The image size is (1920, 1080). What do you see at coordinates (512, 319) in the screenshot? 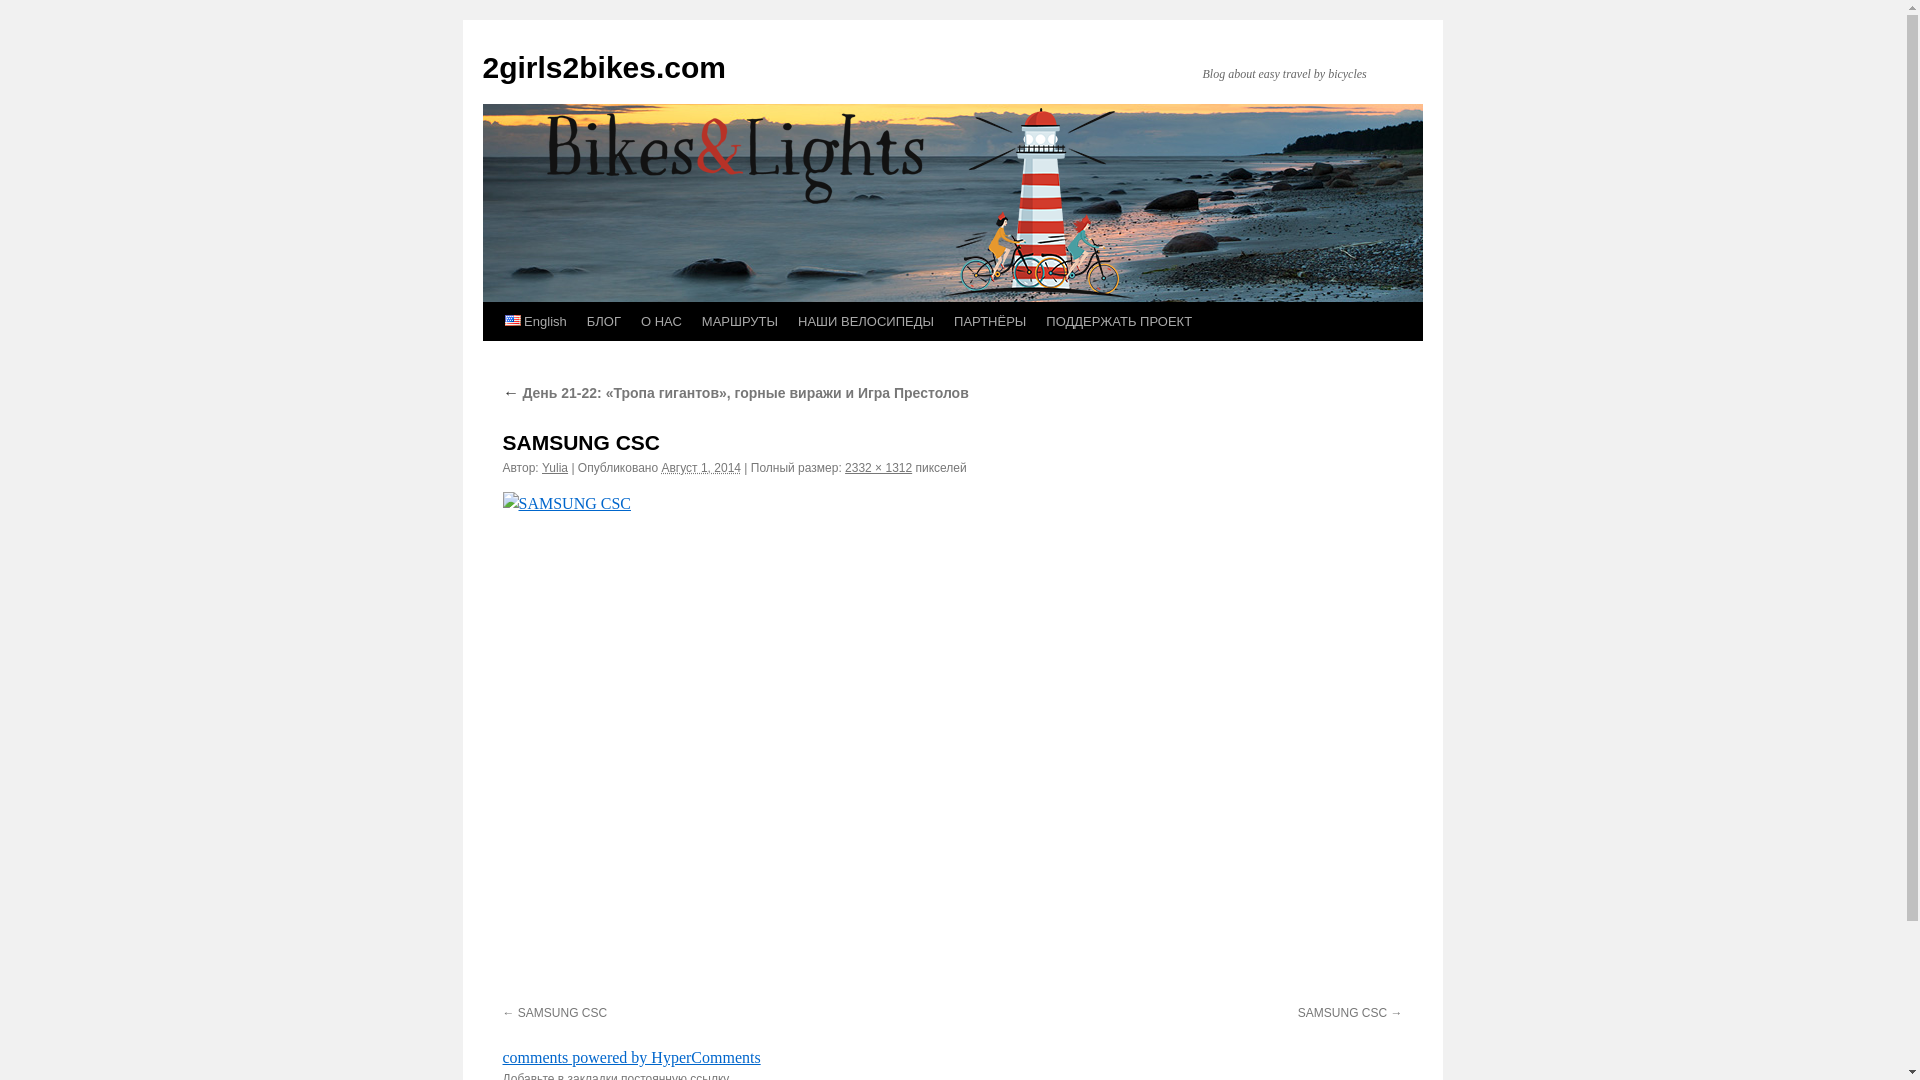
I see `'English'` at bounding box center [512, 319].